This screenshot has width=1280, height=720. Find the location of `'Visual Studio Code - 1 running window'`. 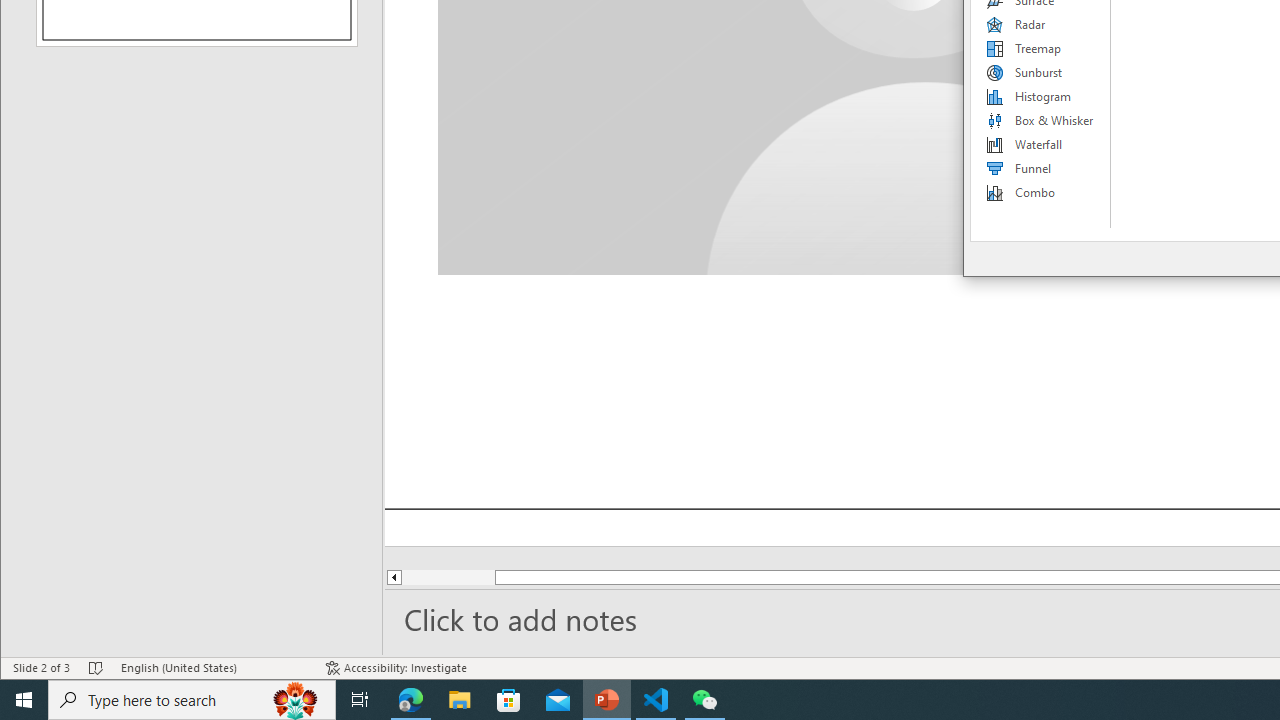

'Visual Studio Code - 1 running window' is located at coordinates (656, 698).